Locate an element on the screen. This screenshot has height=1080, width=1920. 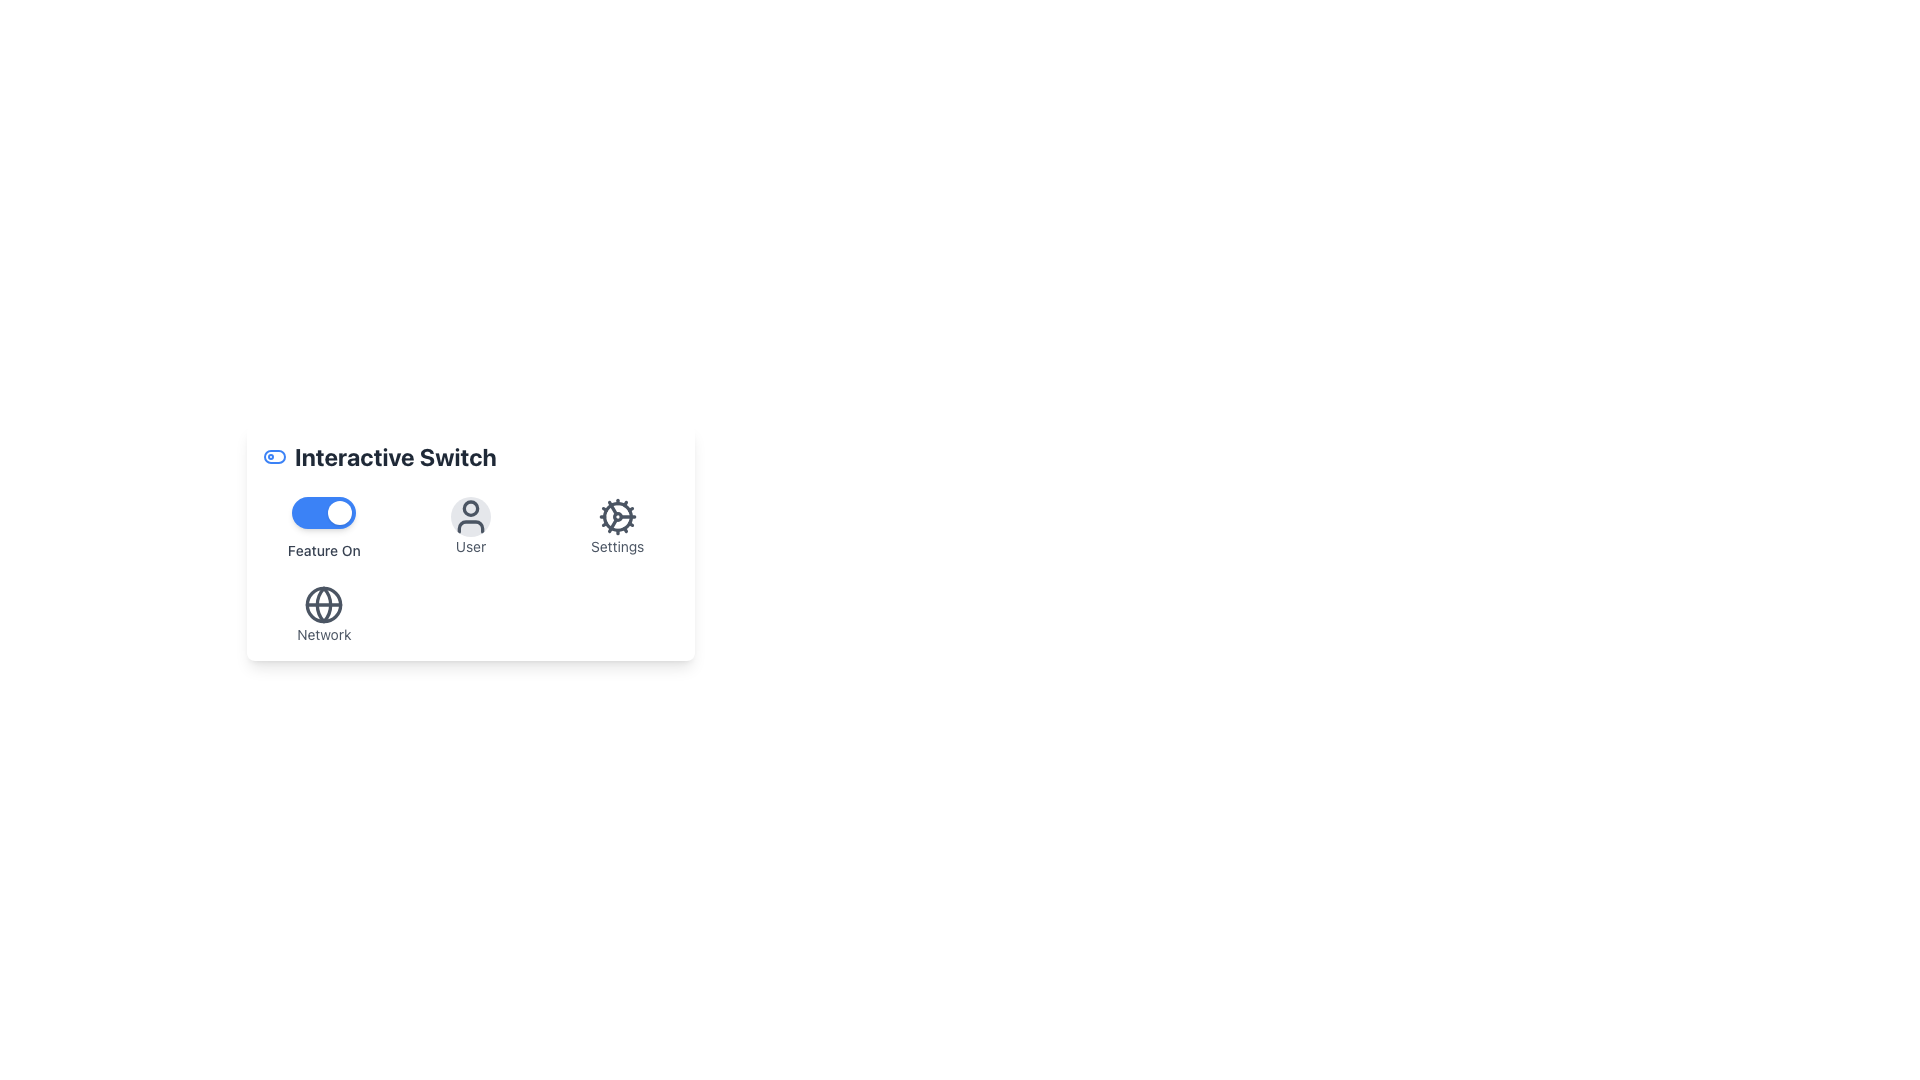
the circular icon element representing the head in the user figure, located on the upper side of the user icon, which is the second icon in a row of three smaller icons within the card is located at coordinates (469, 507).